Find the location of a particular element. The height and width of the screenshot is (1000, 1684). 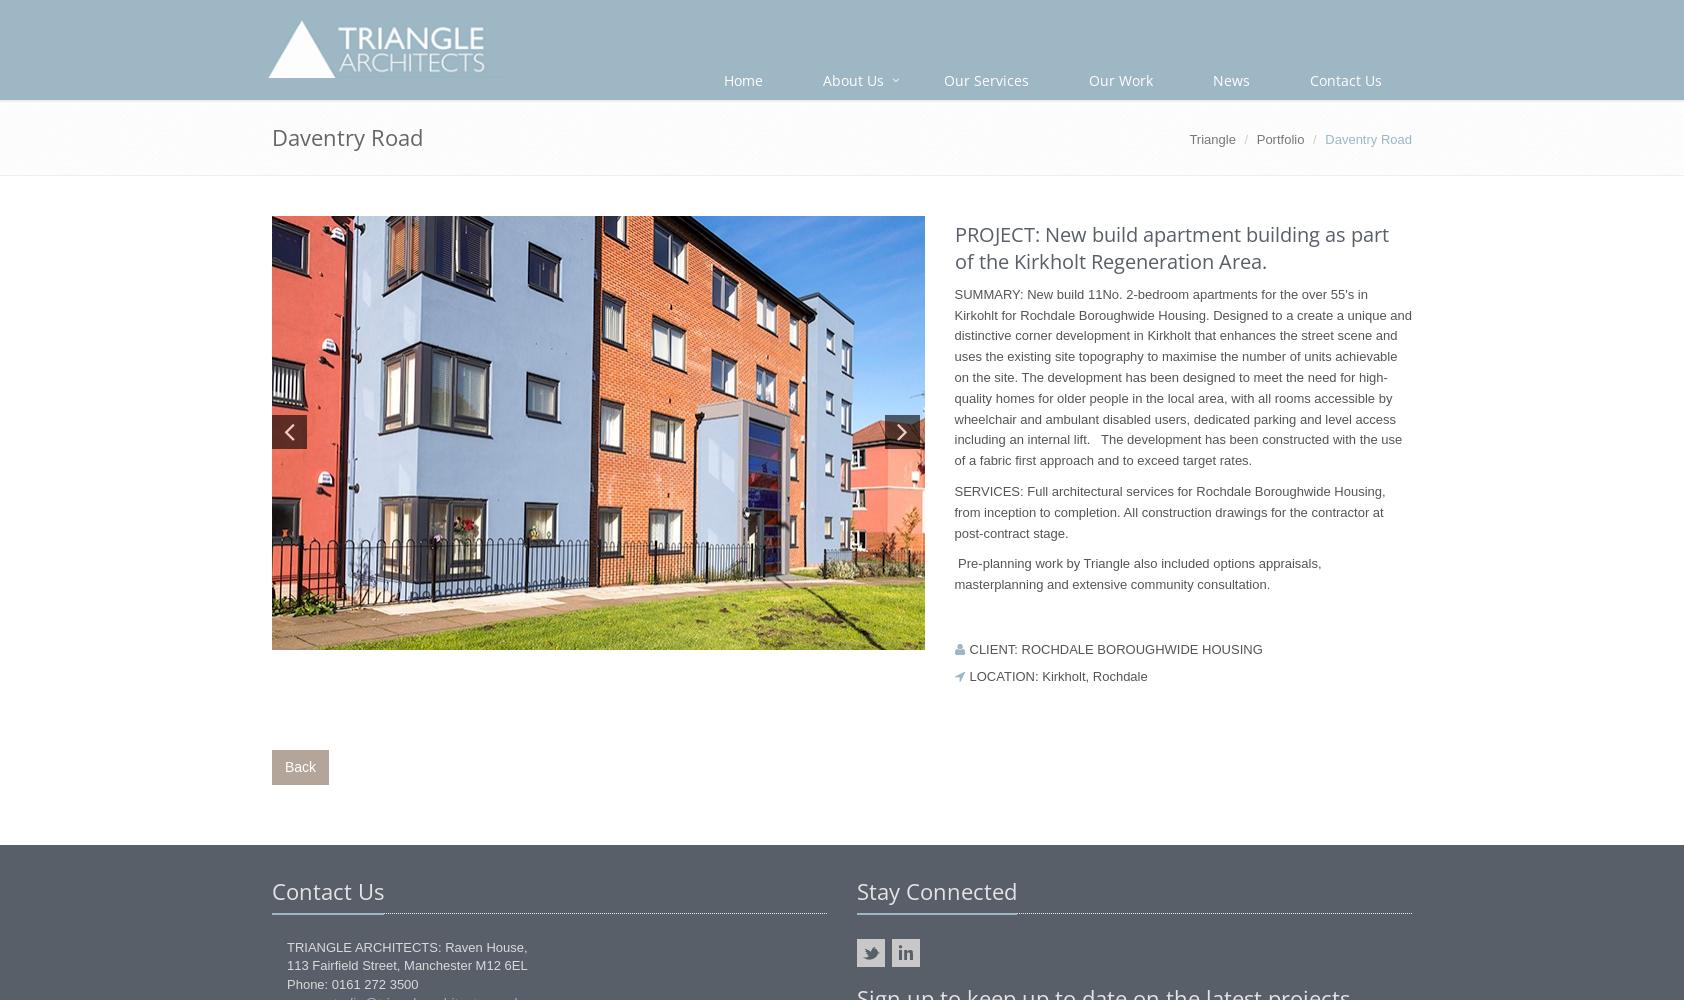

'Our Services' is located at coordinates (943, 79).